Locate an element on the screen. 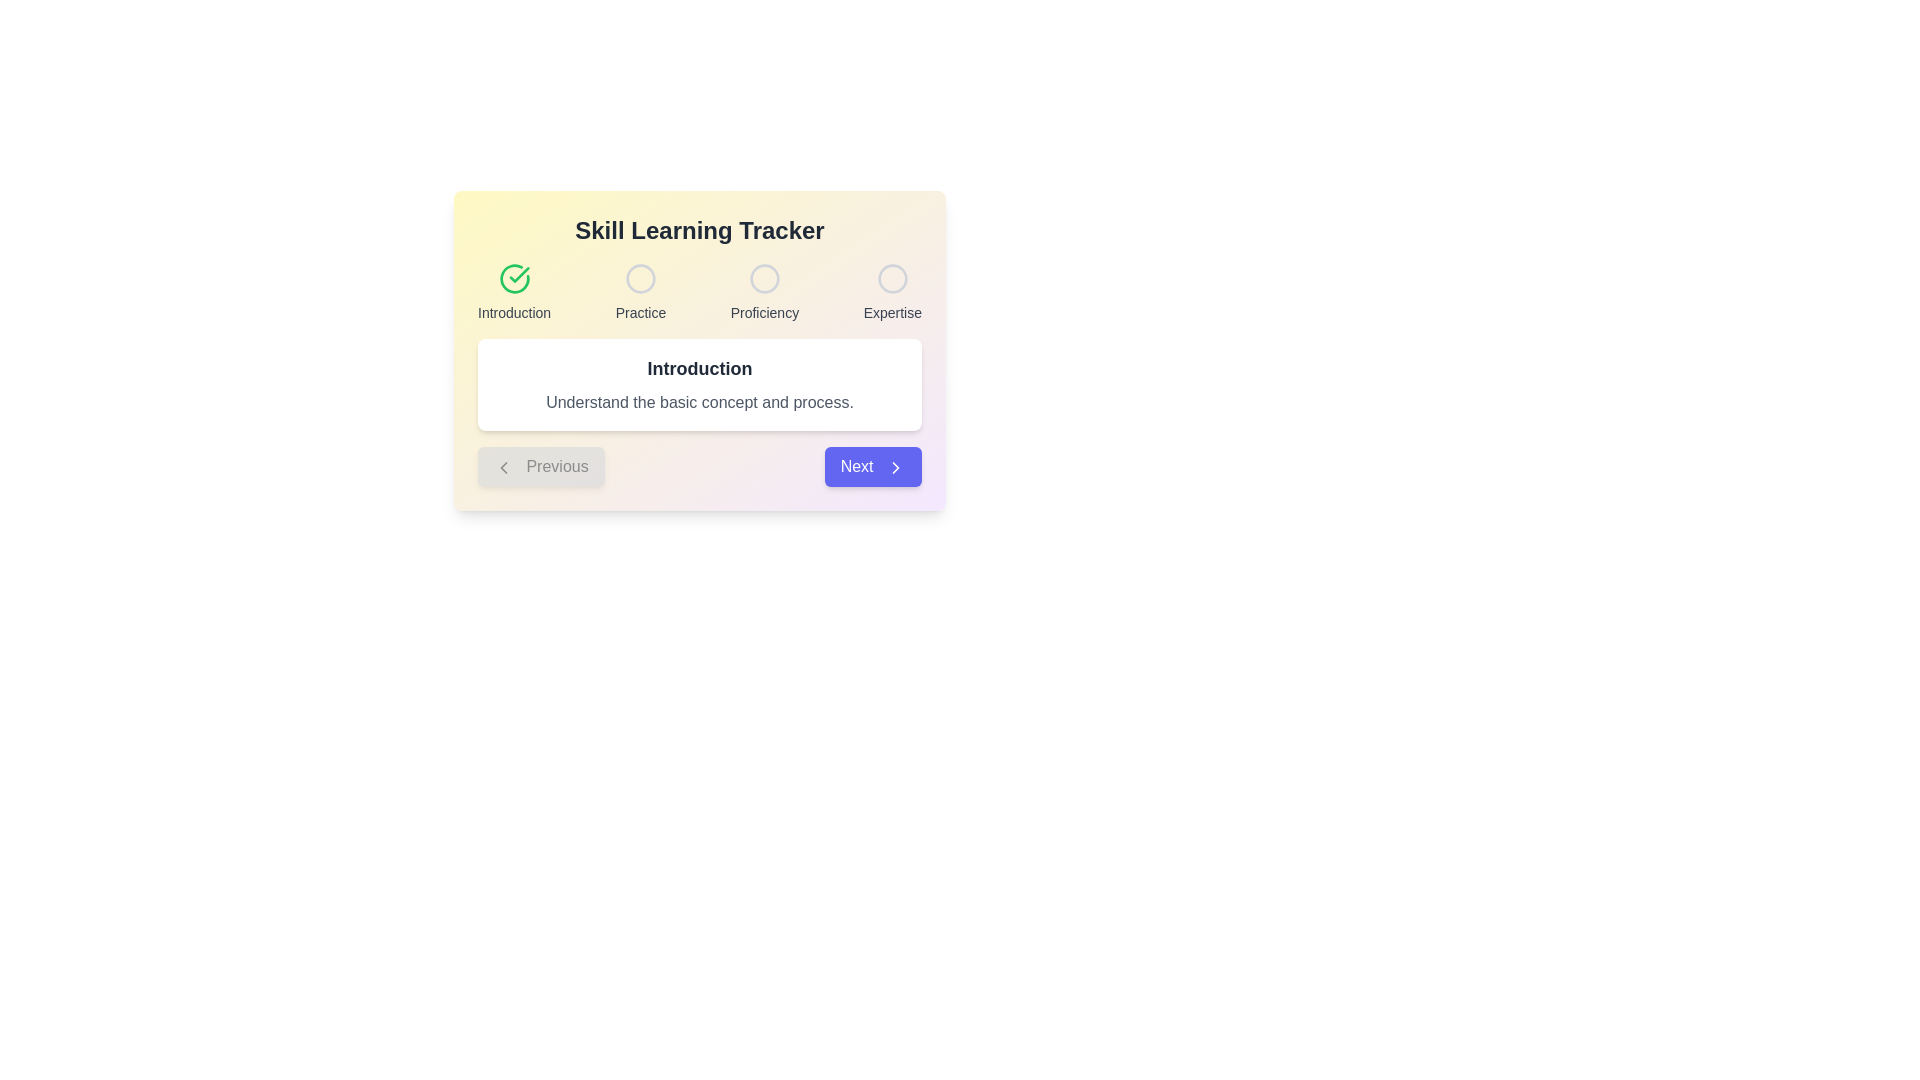 This screenshot has height=1080, width=1920. the 'Expertise' static indicator in the multi-step learning tracker, which is the fourth element in the sequence of indicators labeled 'Introduction', 'Practice', 'Proficiency', and 'Expertise' is located at coordinates (891, 293).